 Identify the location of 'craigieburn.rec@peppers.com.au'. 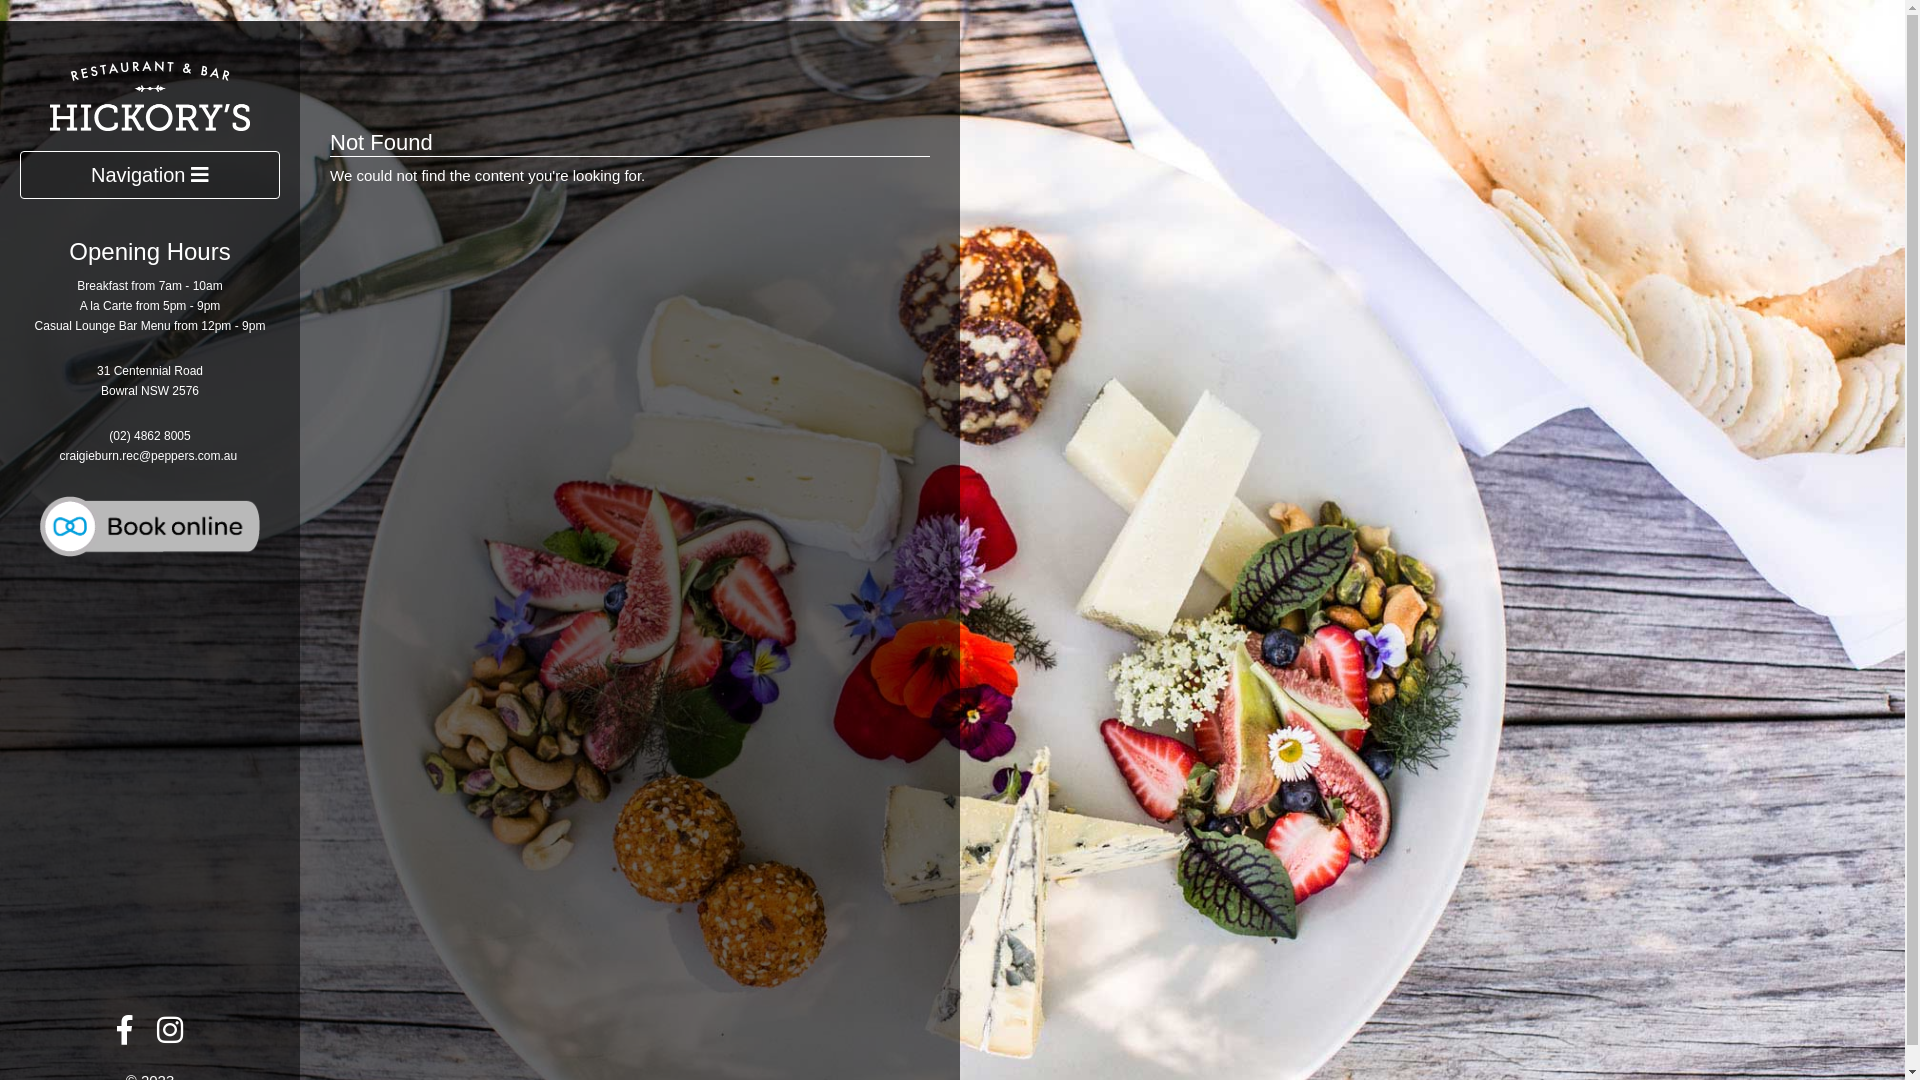
(147, 455).